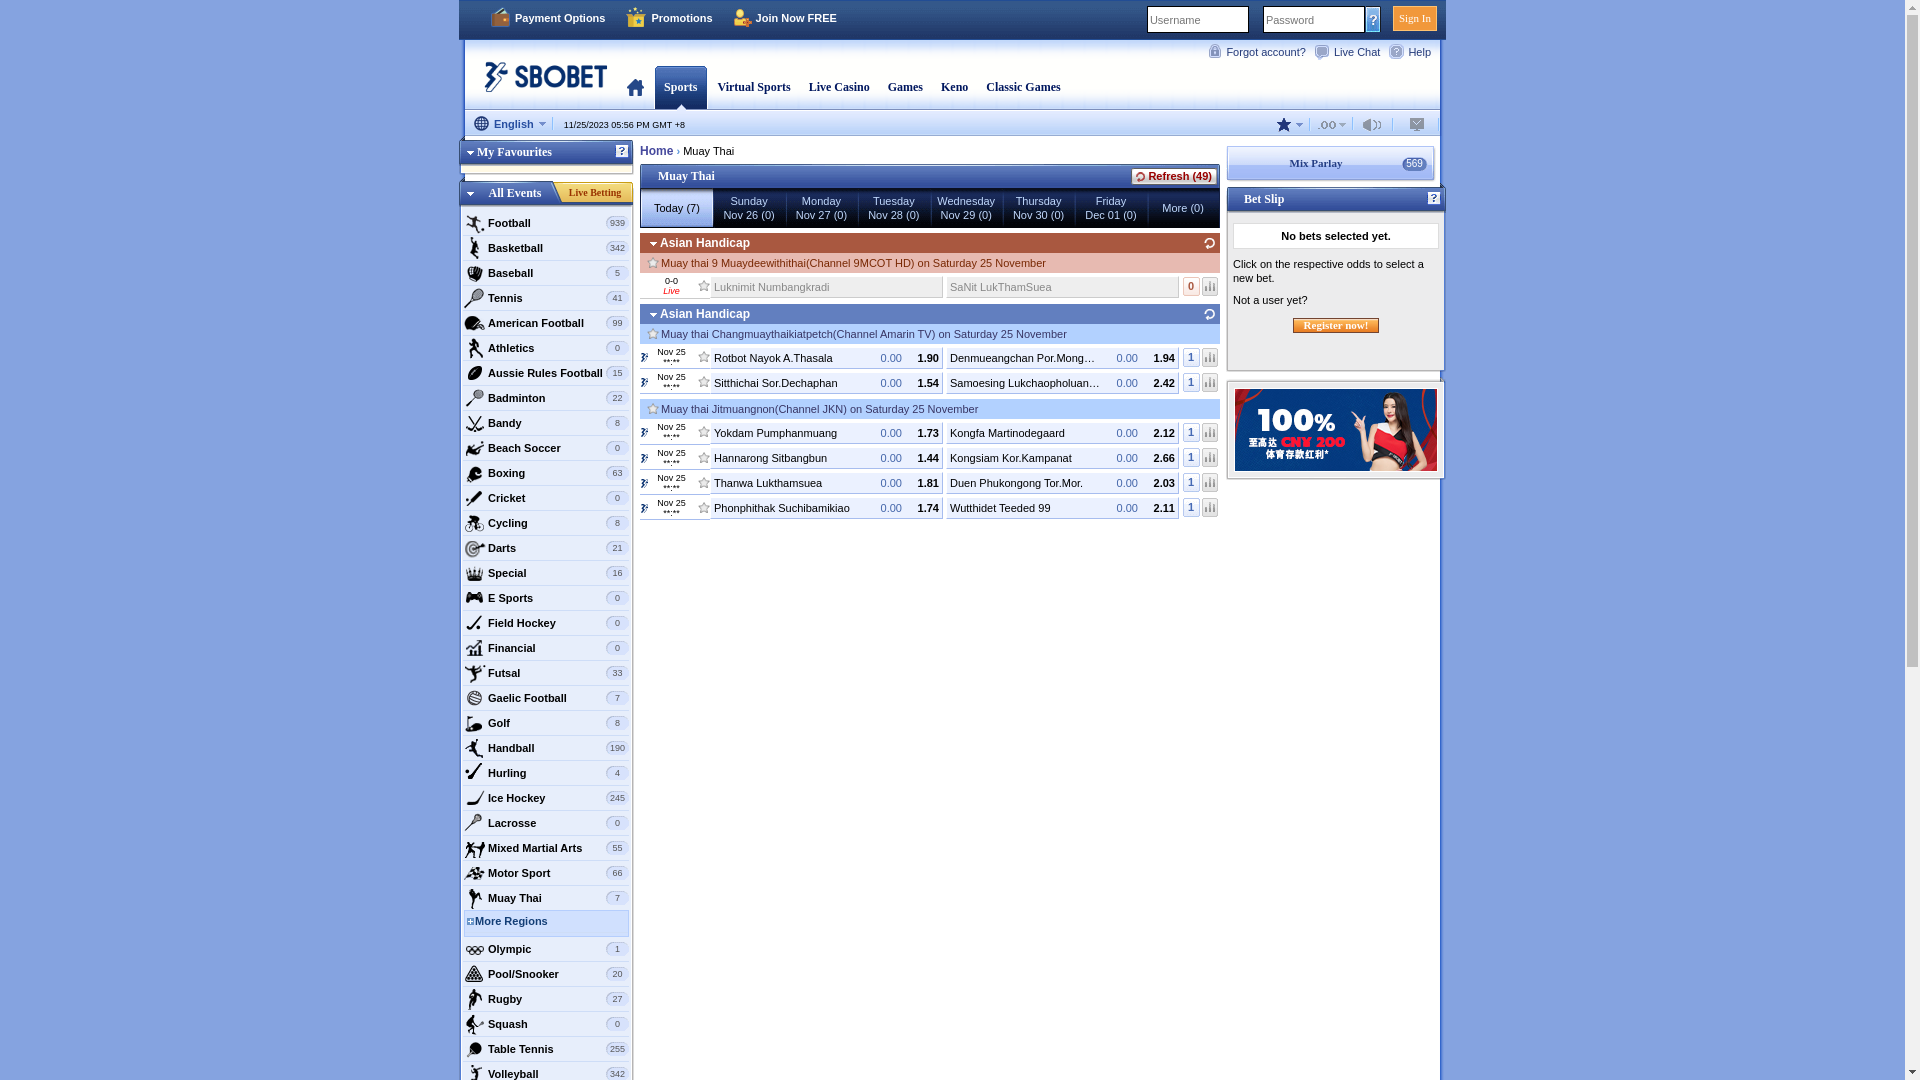  Describe the element at coordinates (546, 897) in the screenshot. I see `'Muay Thai` at that location.